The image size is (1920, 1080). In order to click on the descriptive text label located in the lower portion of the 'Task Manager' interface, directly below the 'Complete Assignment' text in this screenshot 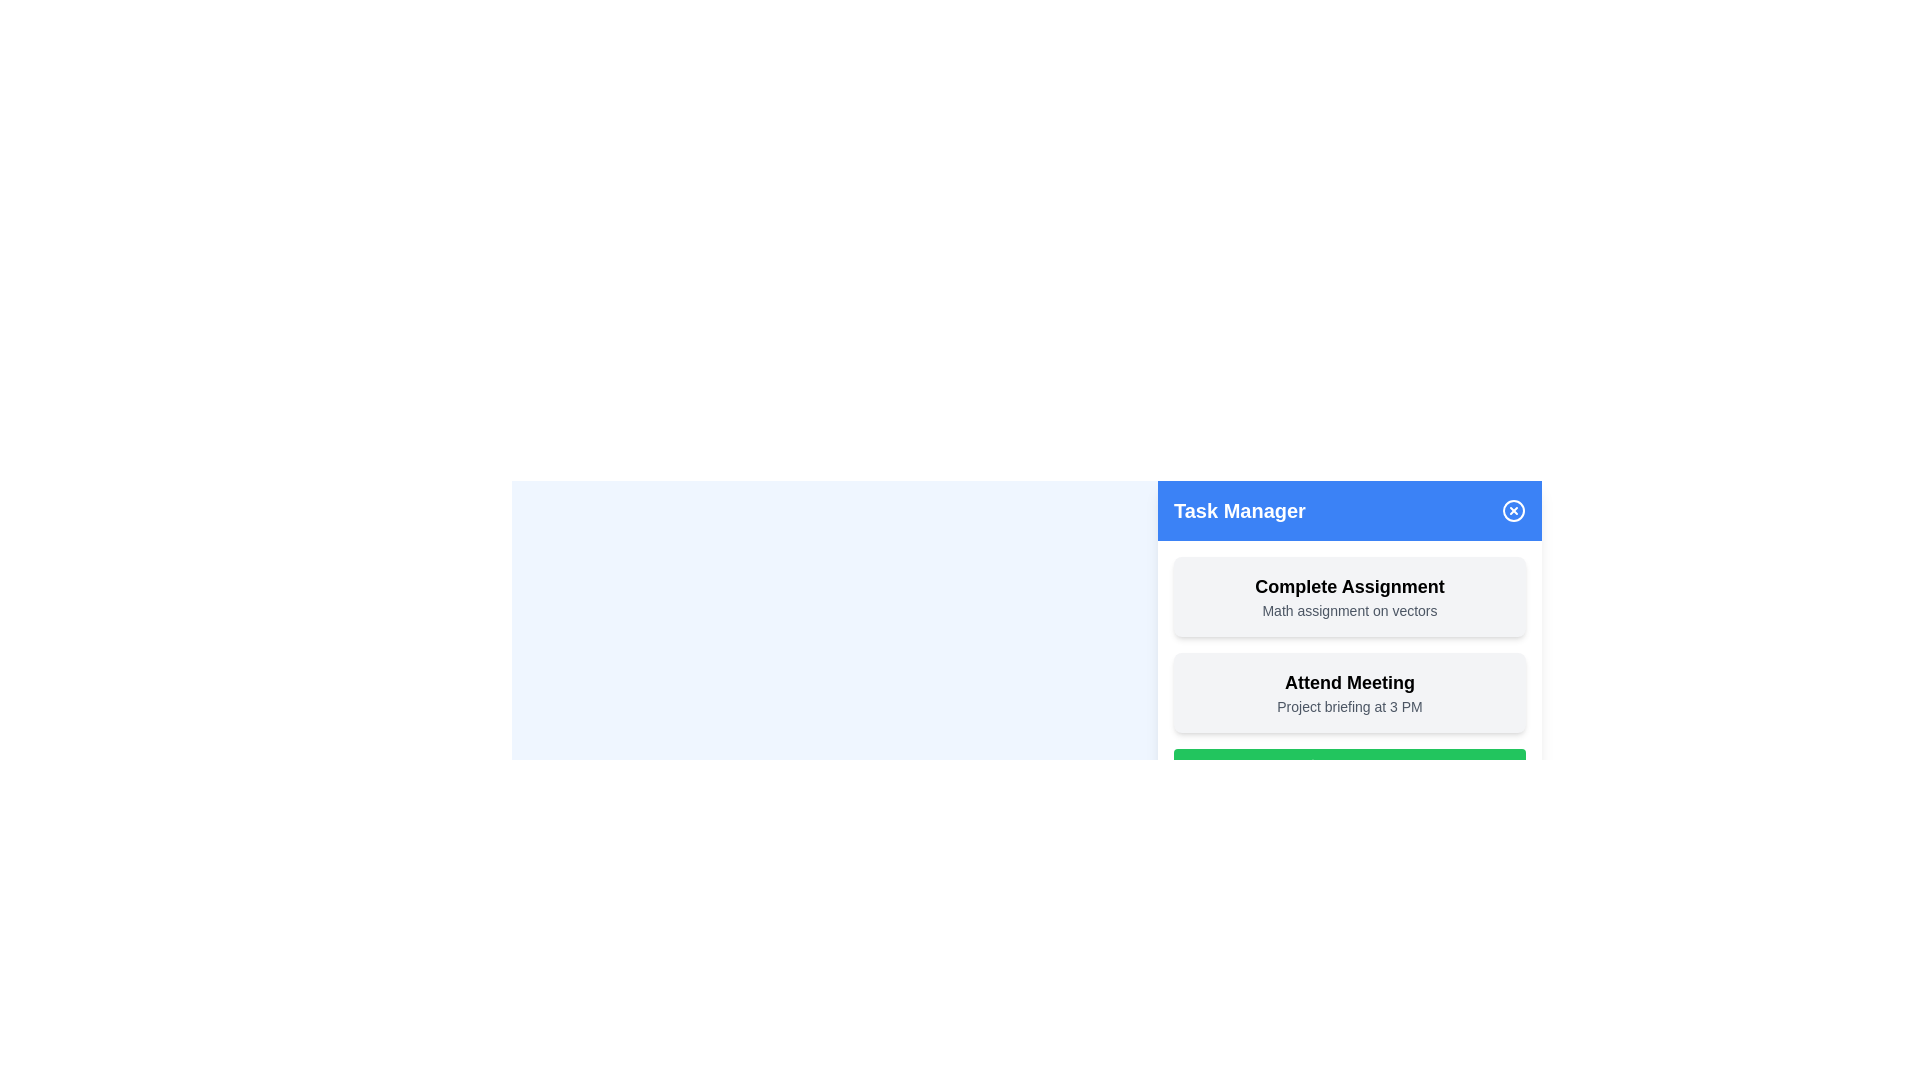, I will do `click(1349, 609)`.